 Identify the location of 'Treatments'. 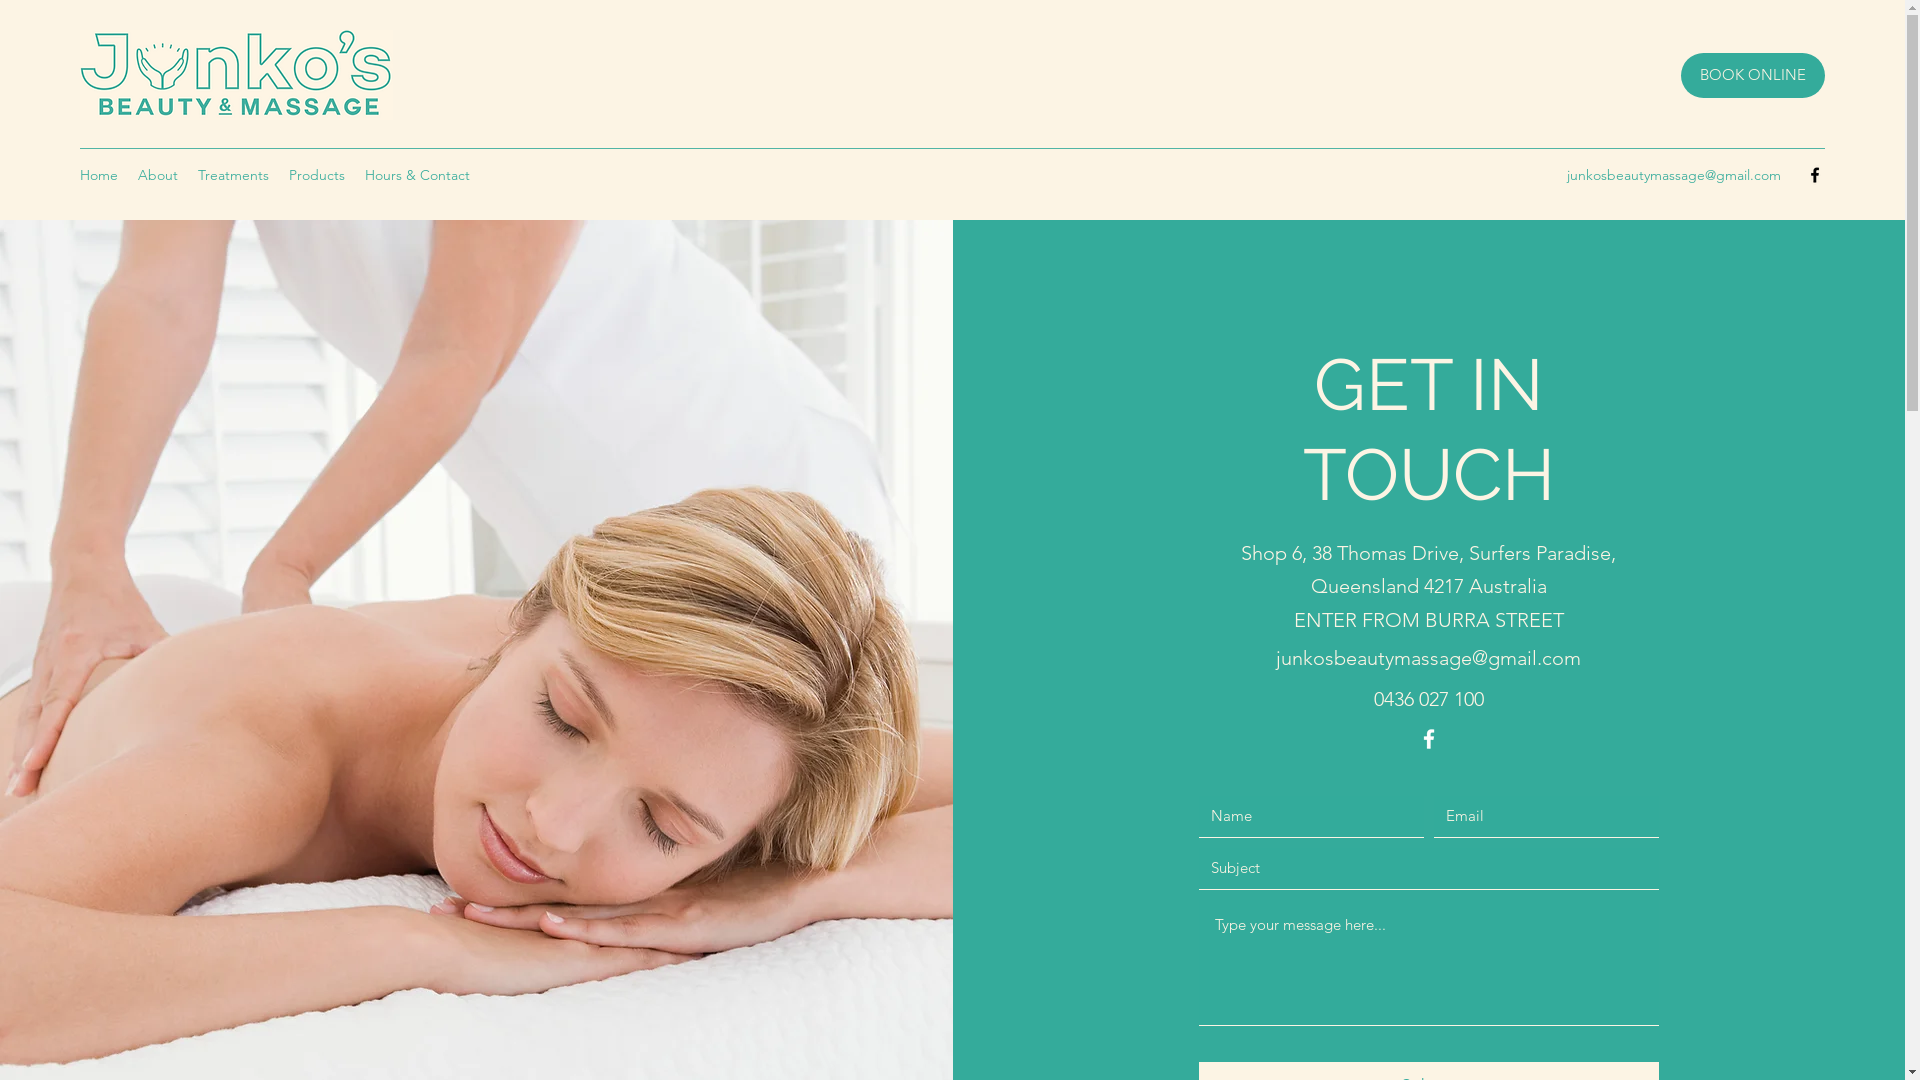
(233, 173).